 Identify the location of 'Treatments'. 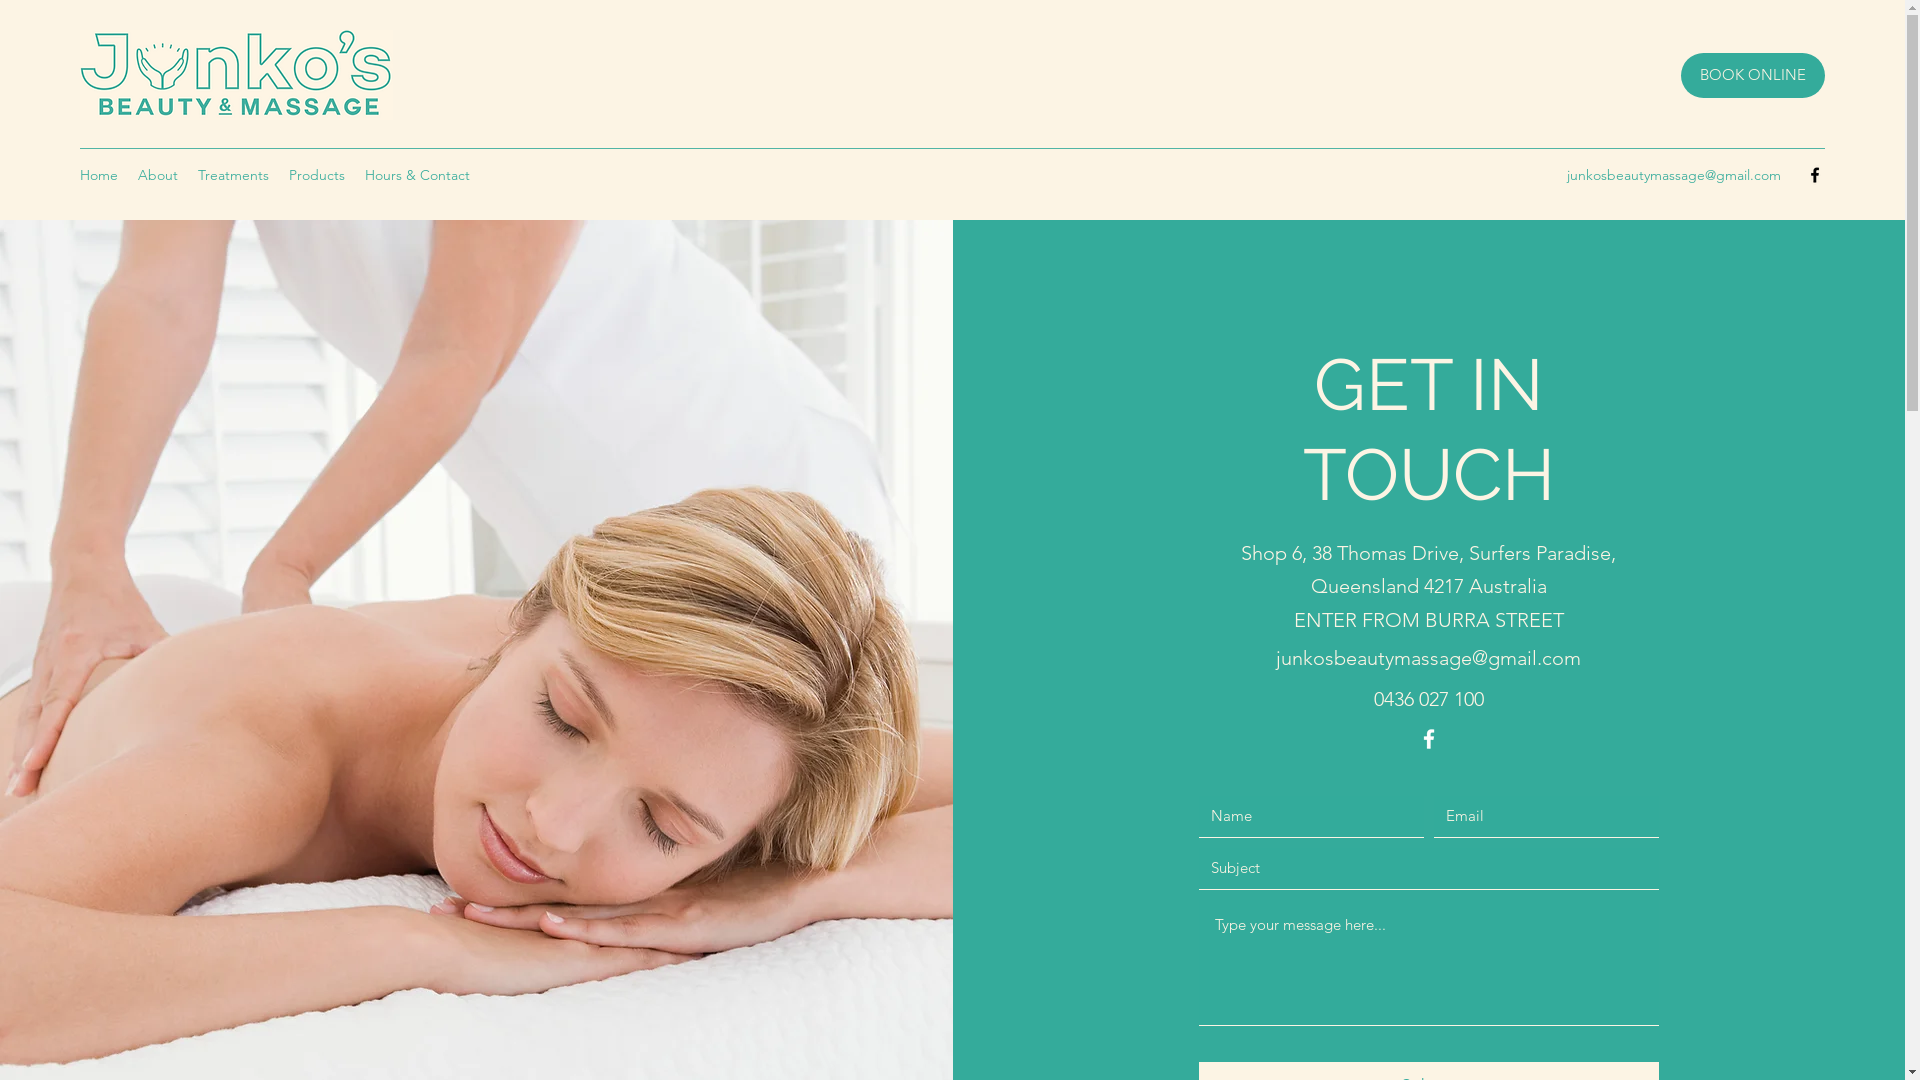
(233, 173).